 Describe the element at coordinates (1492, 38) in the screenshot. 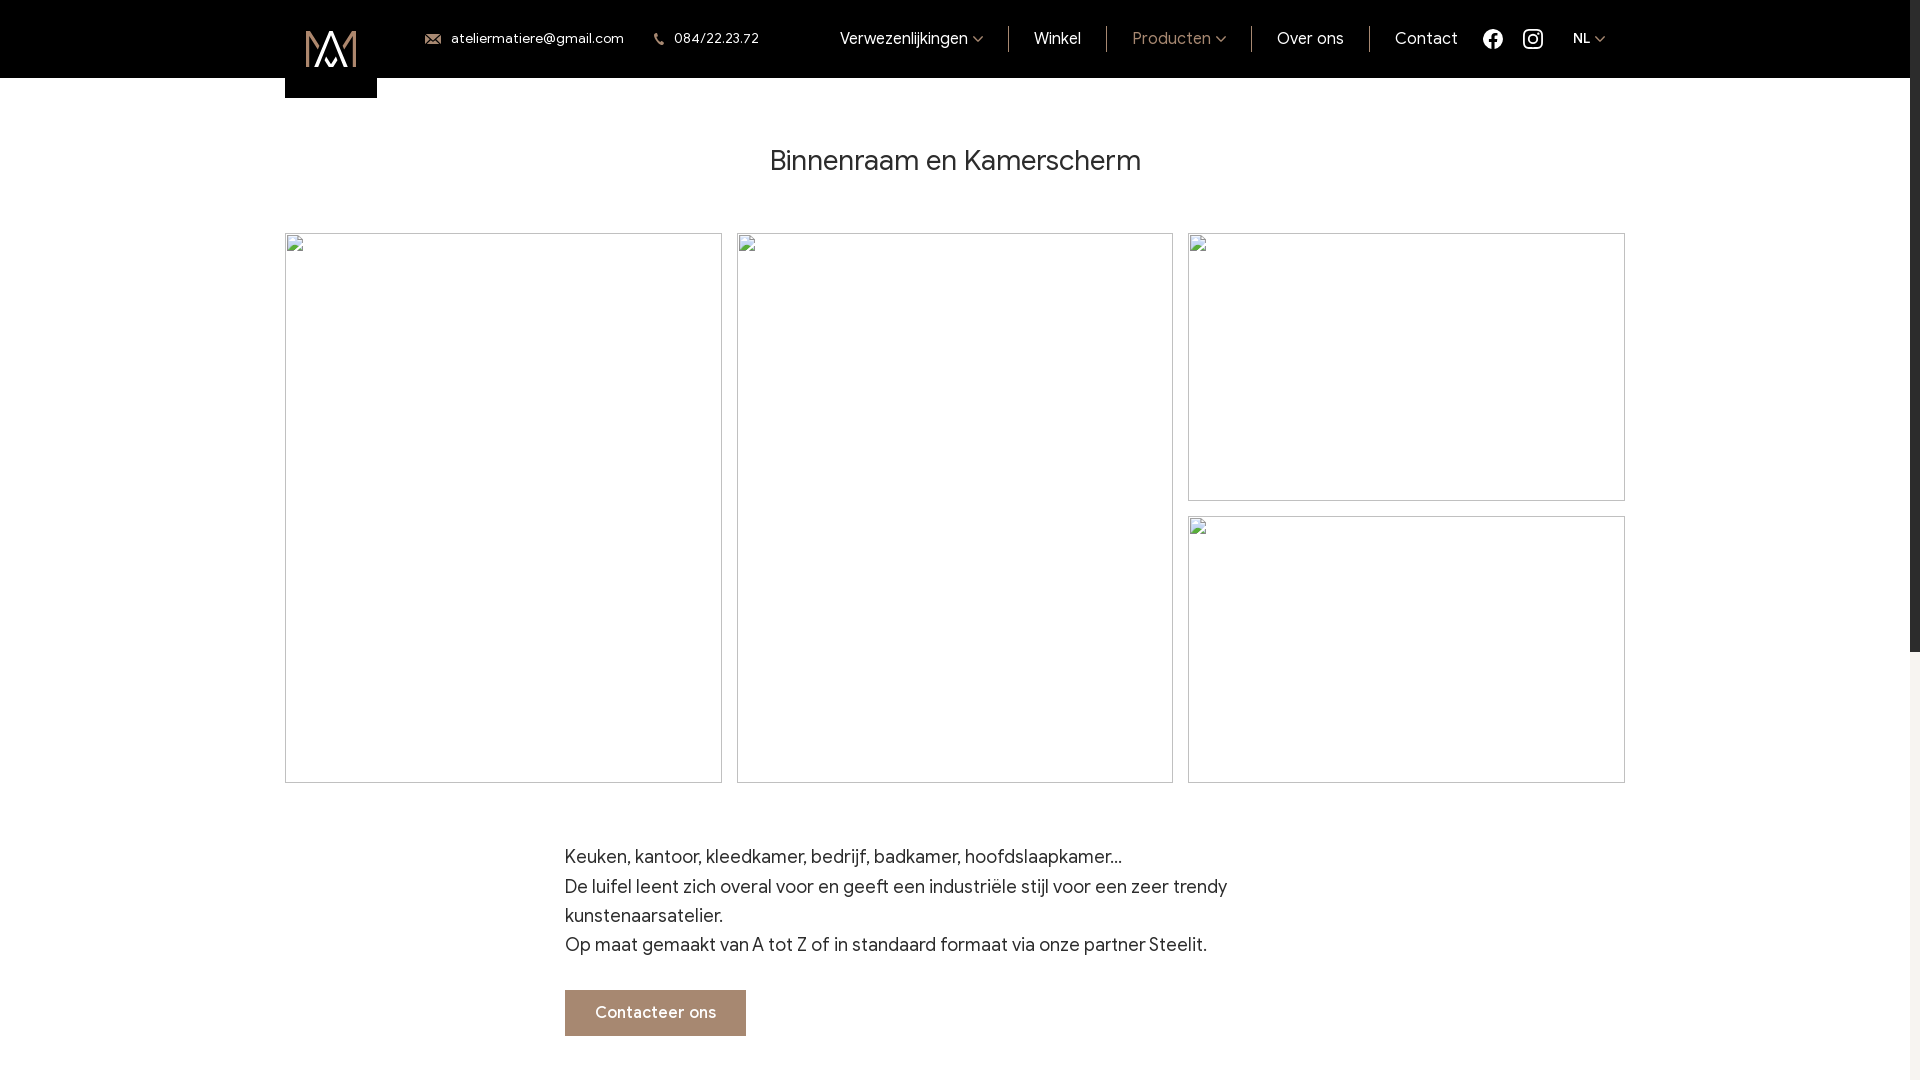

I see `'Facebook'` at that location.